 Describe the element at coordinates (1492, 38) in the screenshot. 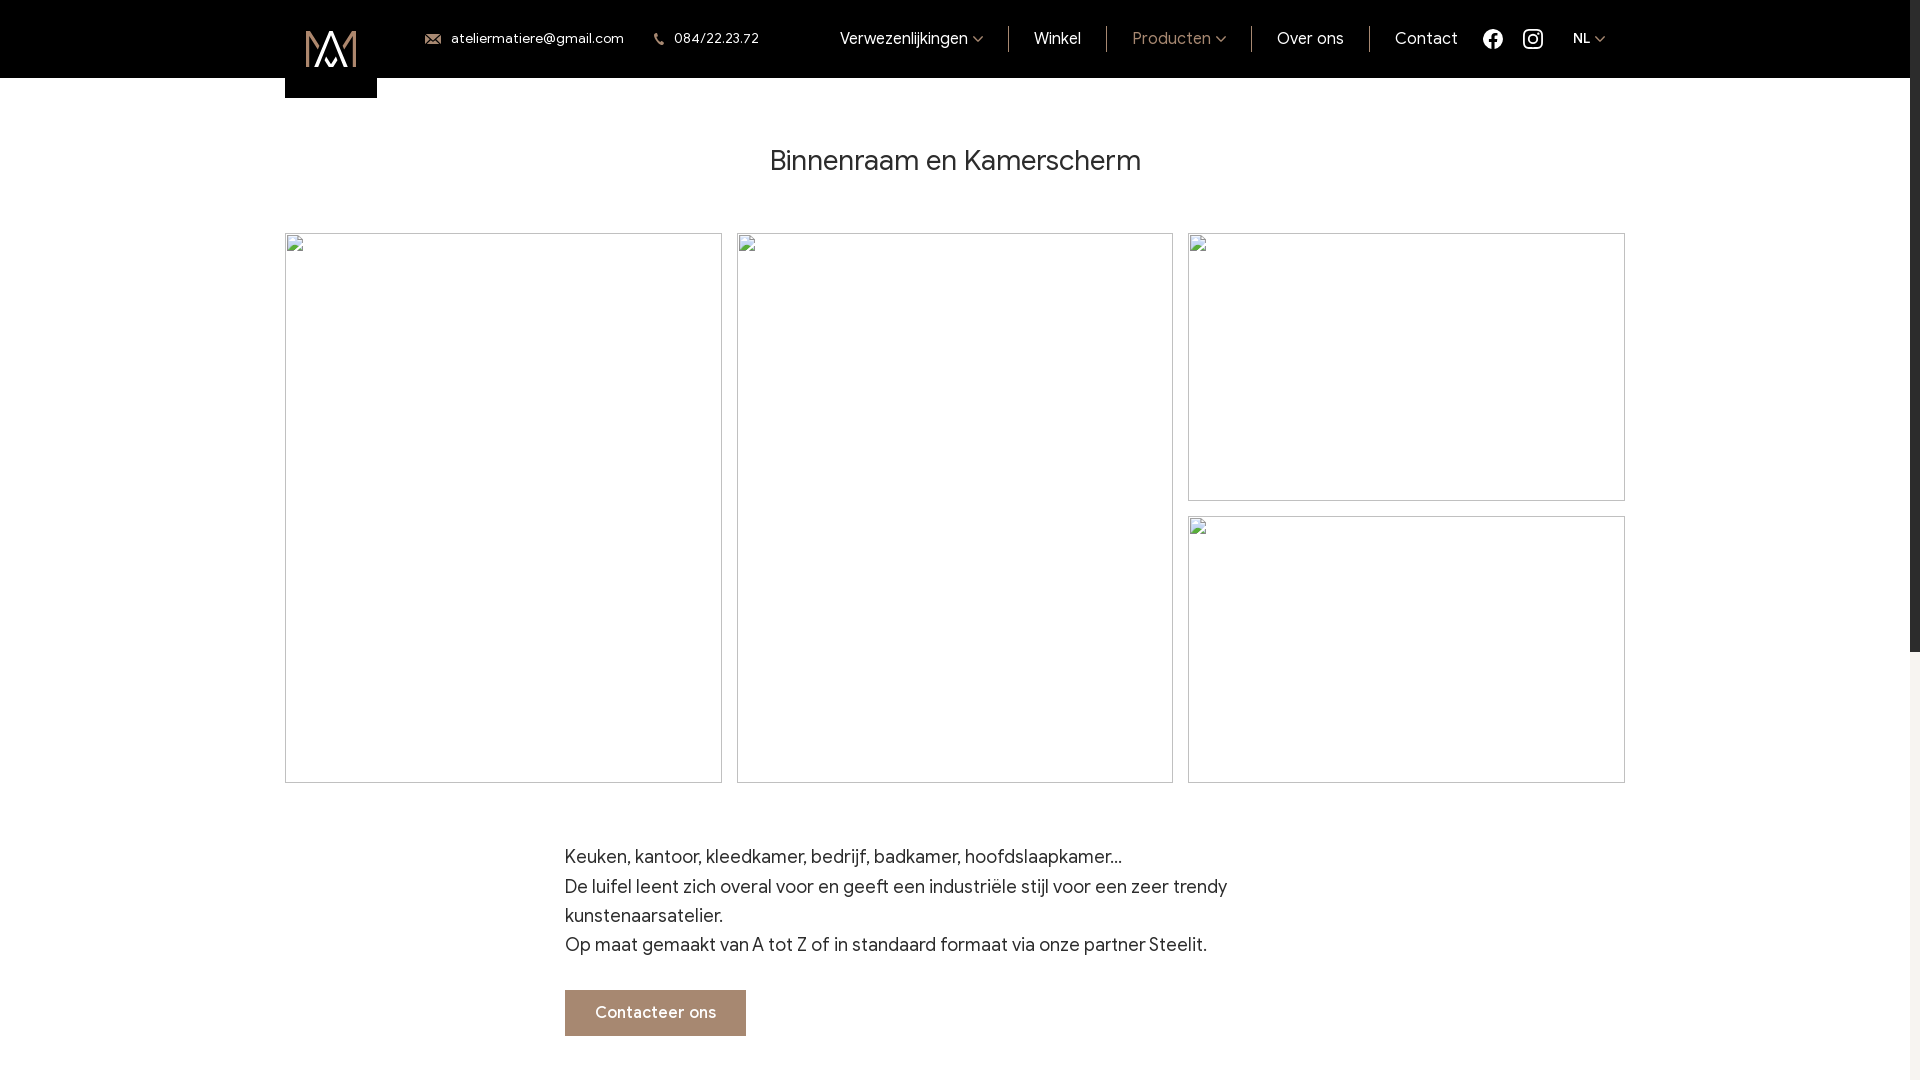

I see `'Facebook'` at that location.